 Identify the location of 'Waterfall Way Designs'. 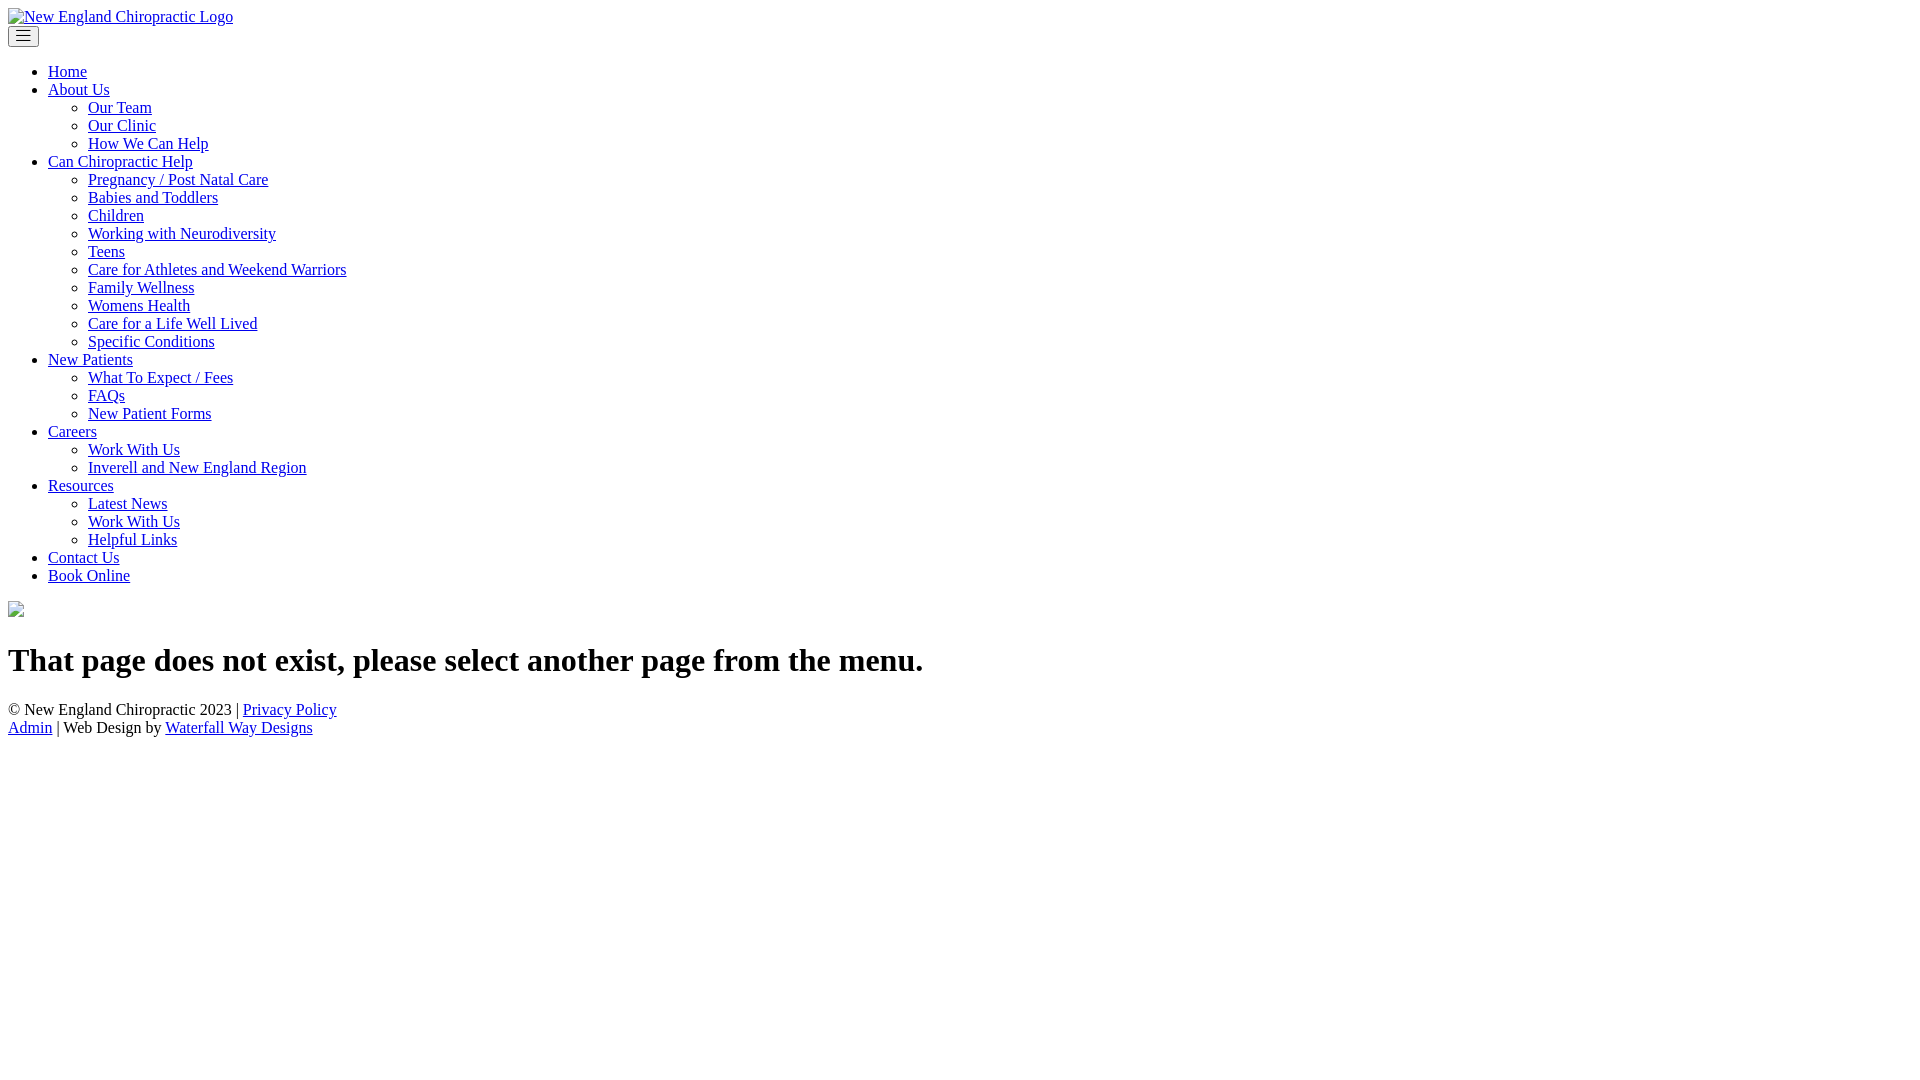
(238, 727).